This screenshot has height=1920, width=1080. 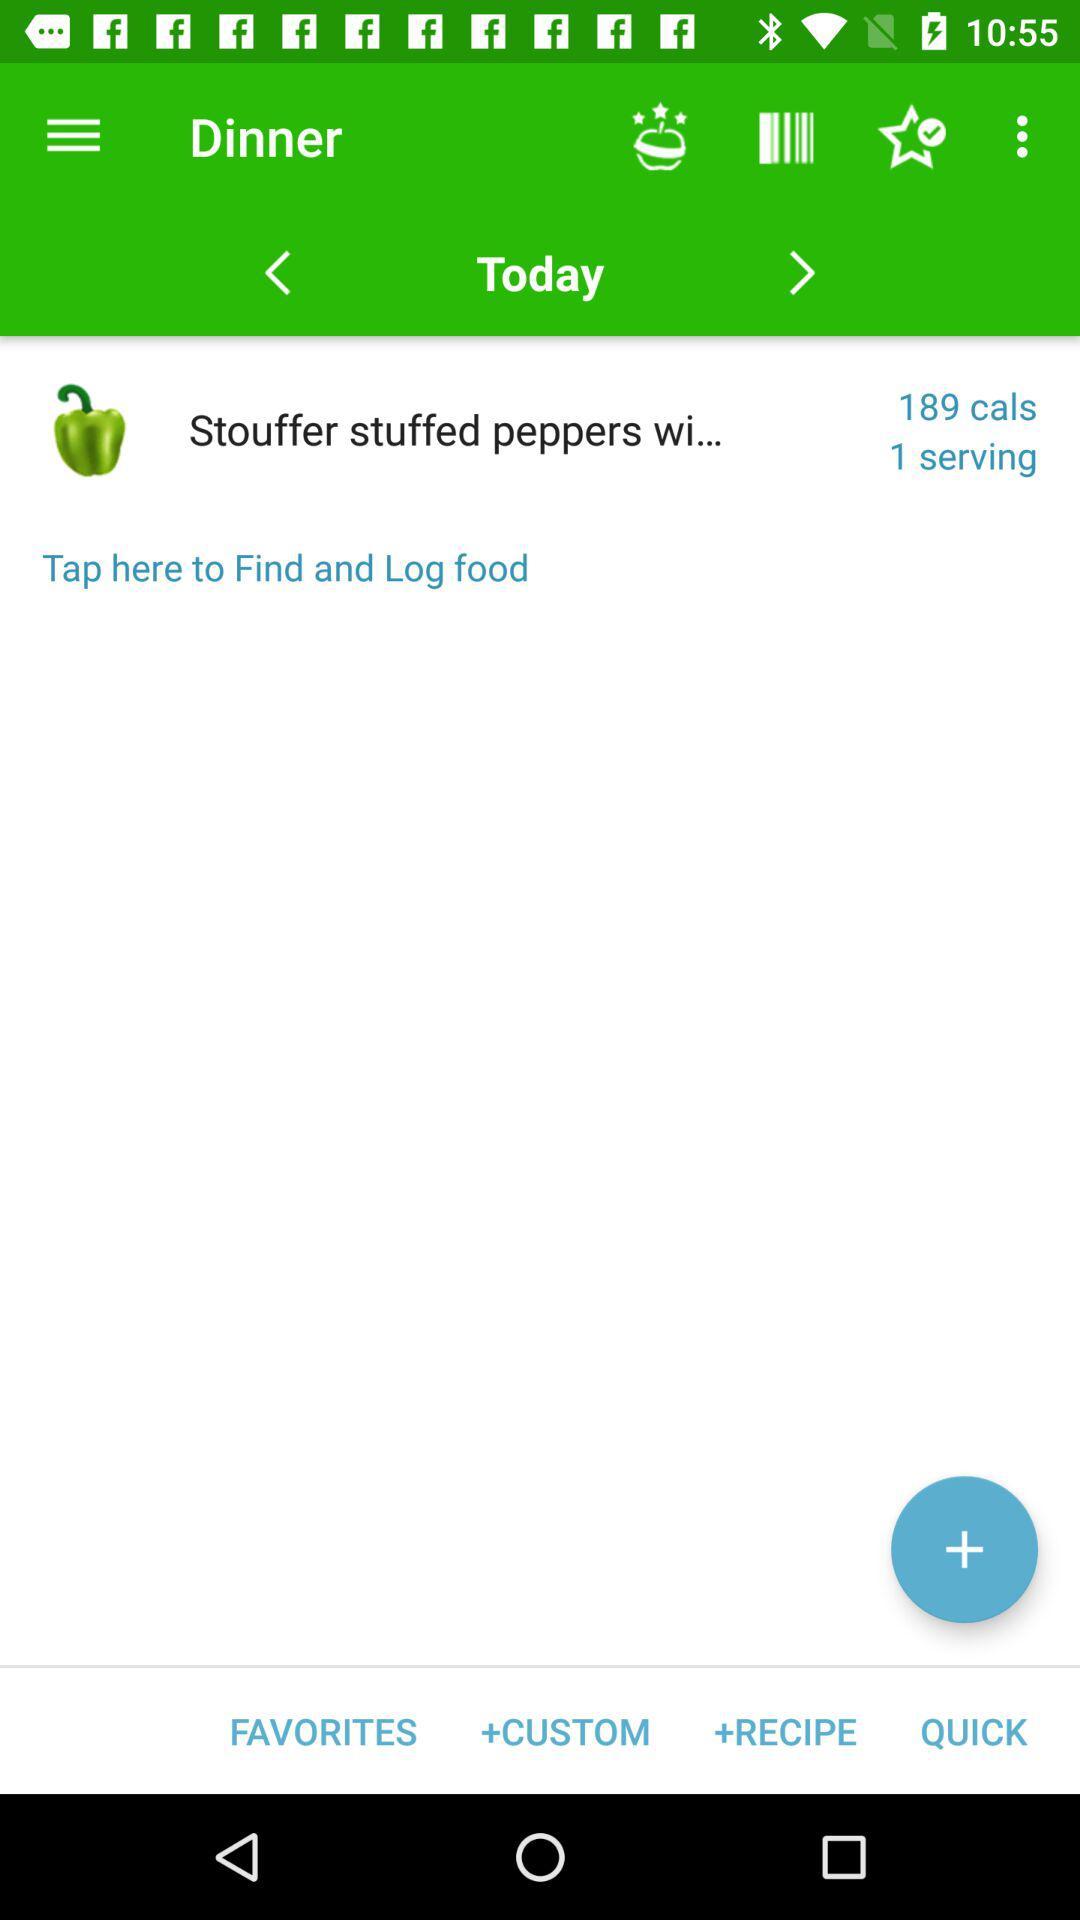 I want to click on icon next to the +recipe icon, so click(x=565, y=1730).